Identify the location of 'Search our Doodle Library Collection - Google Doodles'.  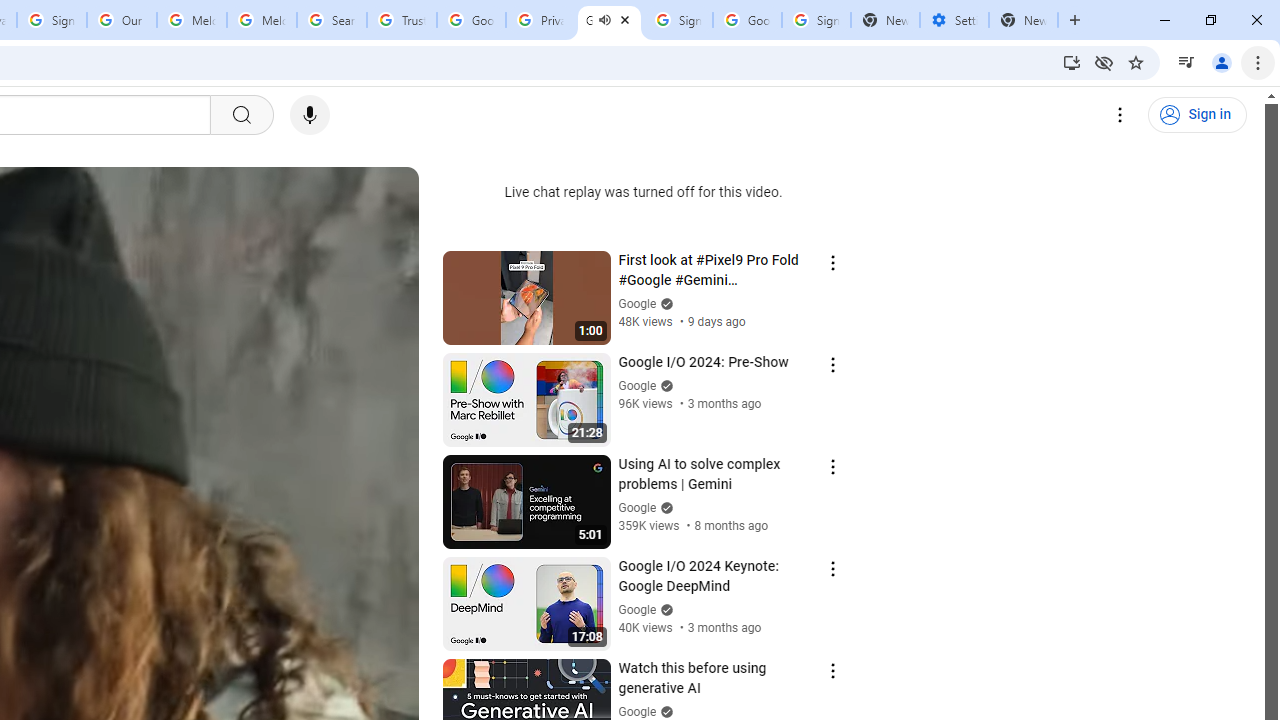
(332, 20).